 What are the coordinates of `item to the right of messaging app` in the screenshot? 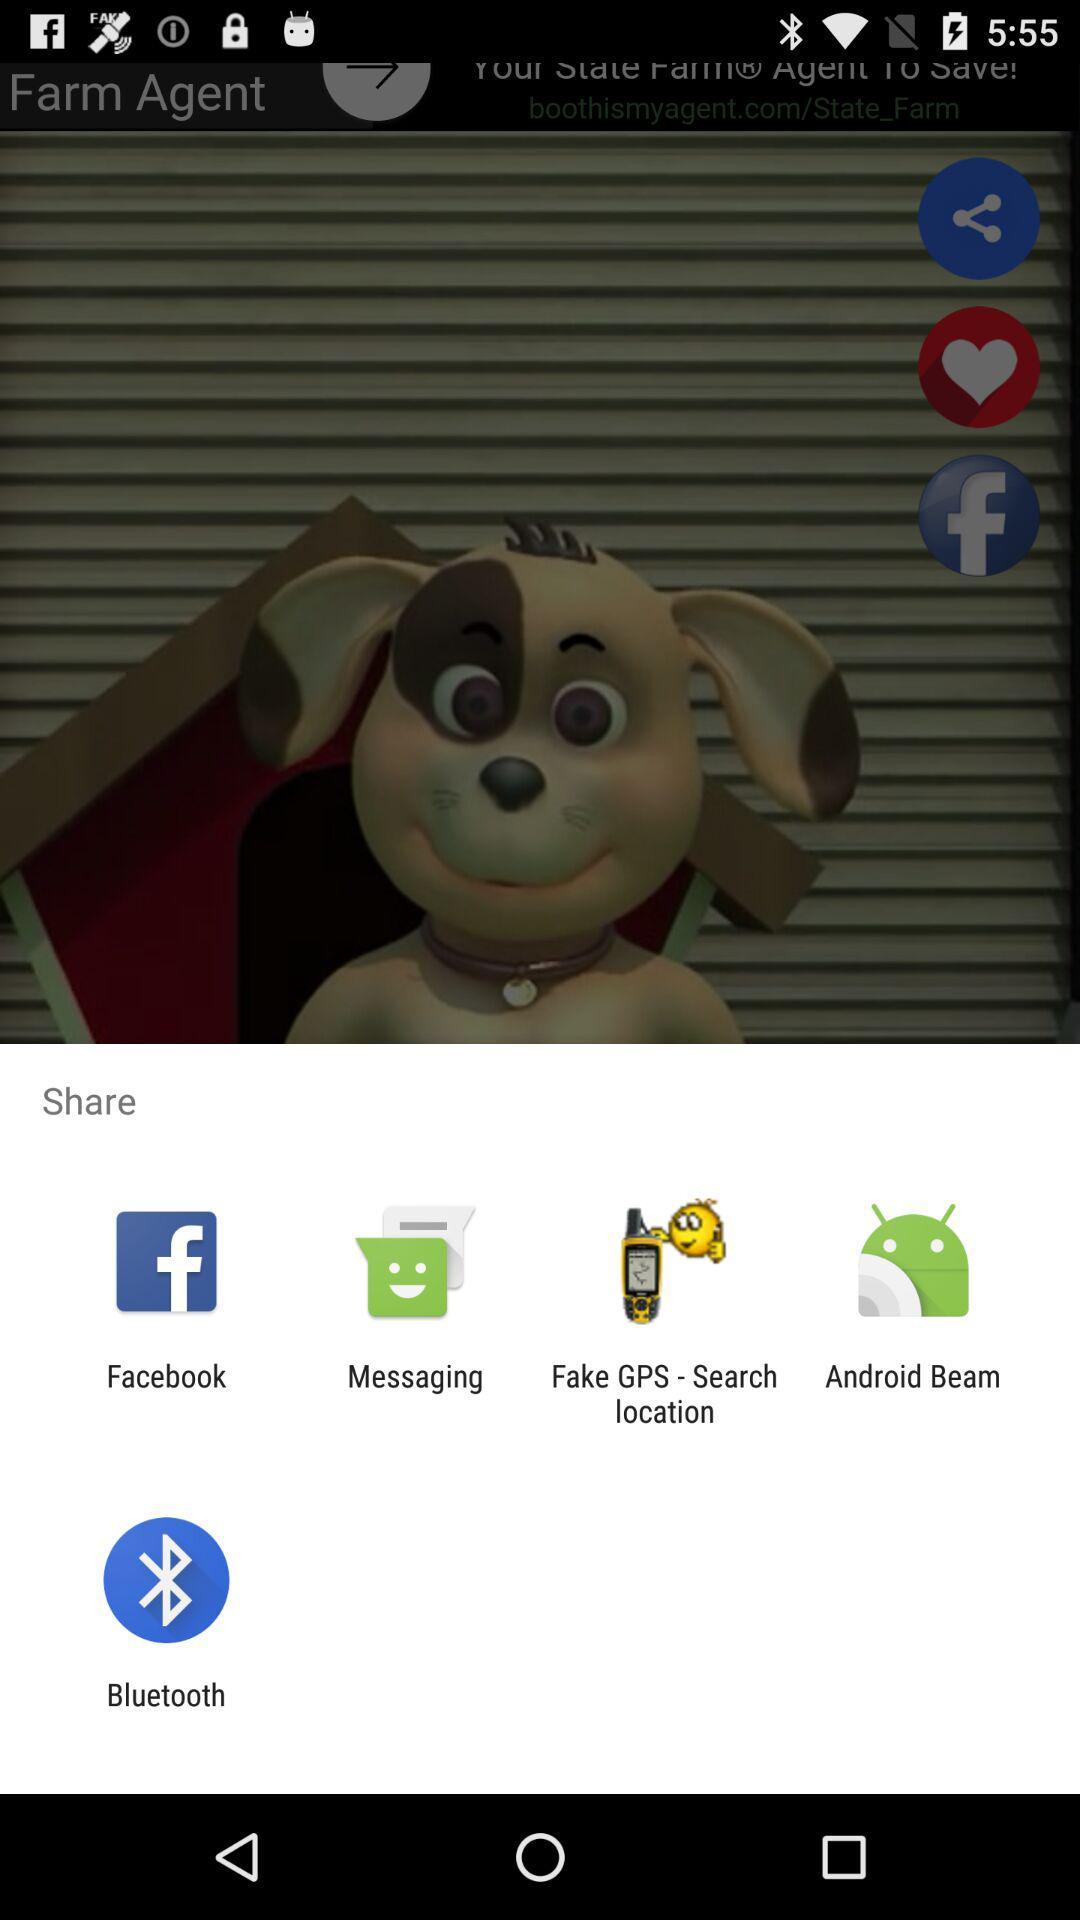 It's located at (664, 1392).